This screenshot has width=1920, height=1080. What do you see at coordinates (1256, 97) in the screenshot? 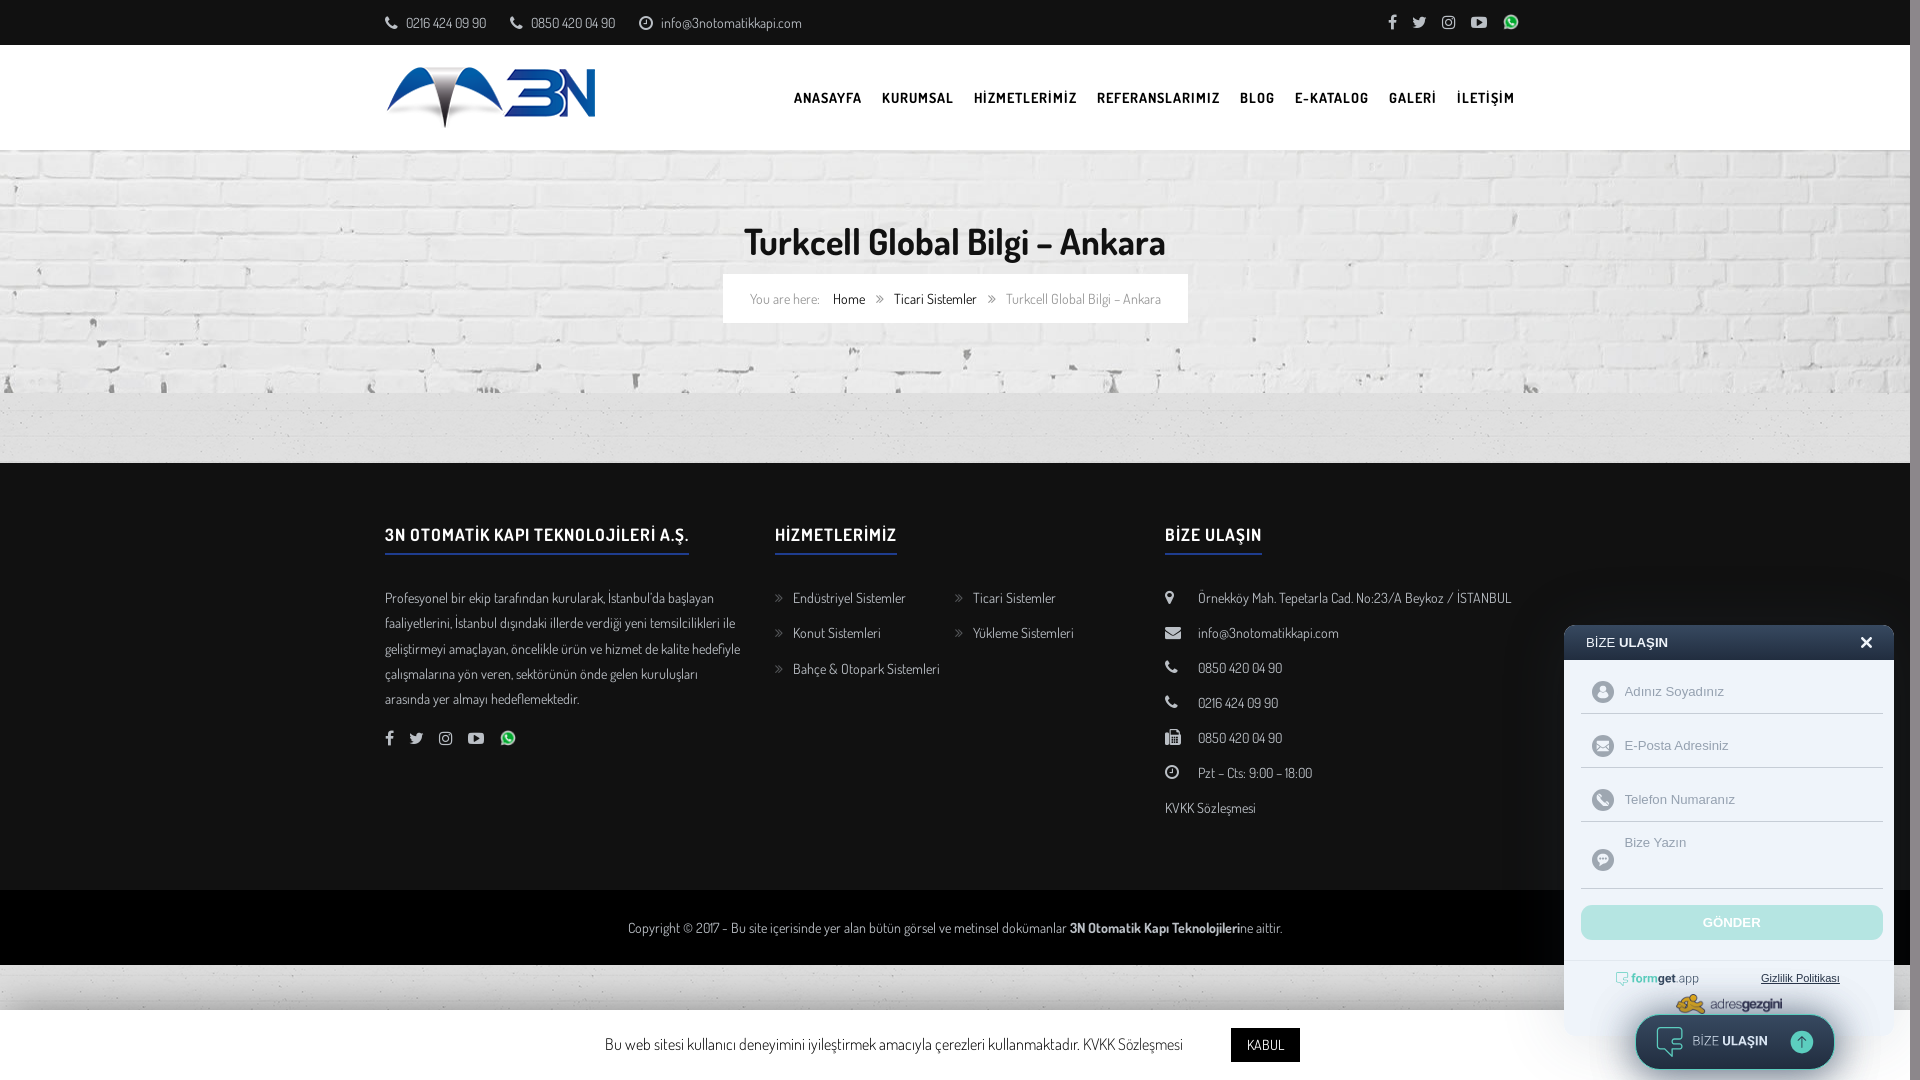
I see `'BLOG'` at bounding box center [1256, 97].